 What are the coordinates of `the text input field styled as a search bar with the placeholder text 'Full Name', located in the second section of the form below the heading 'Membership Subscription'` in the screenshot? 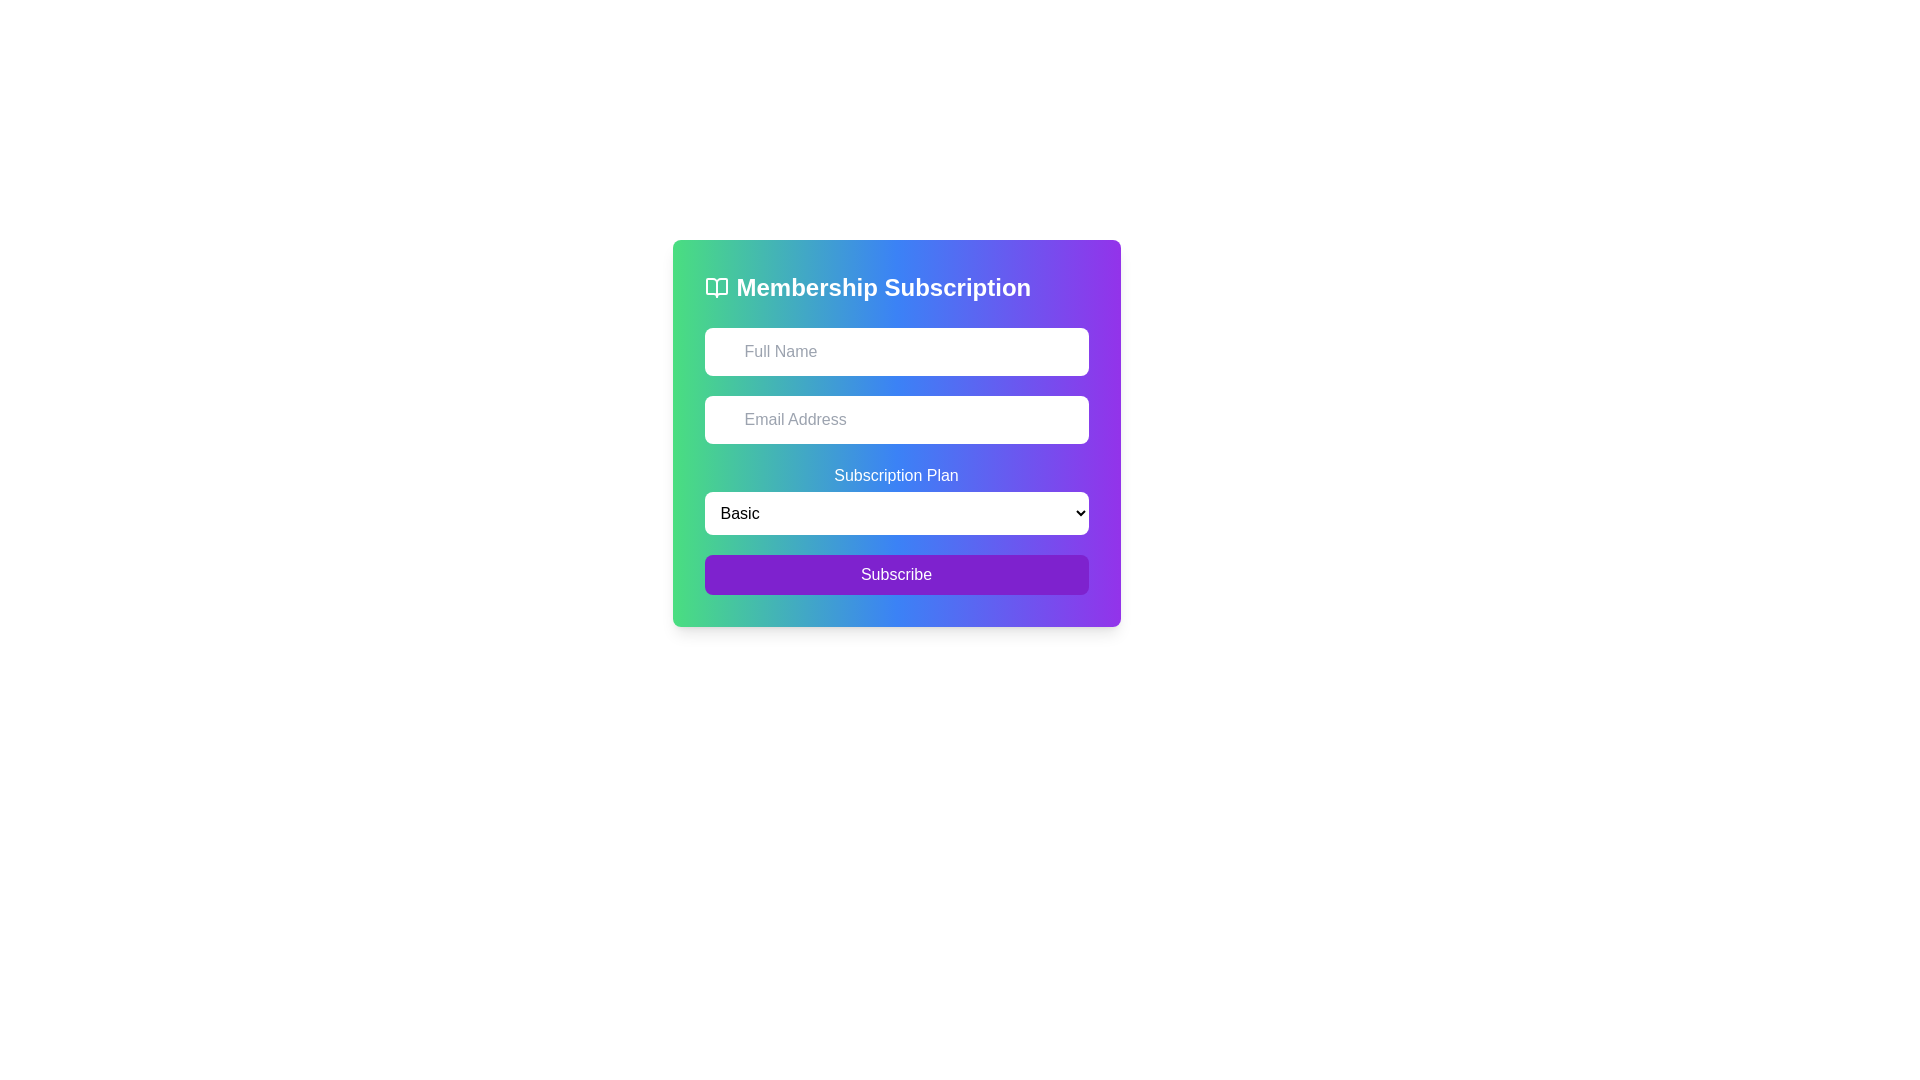 It's located at (895, 350).